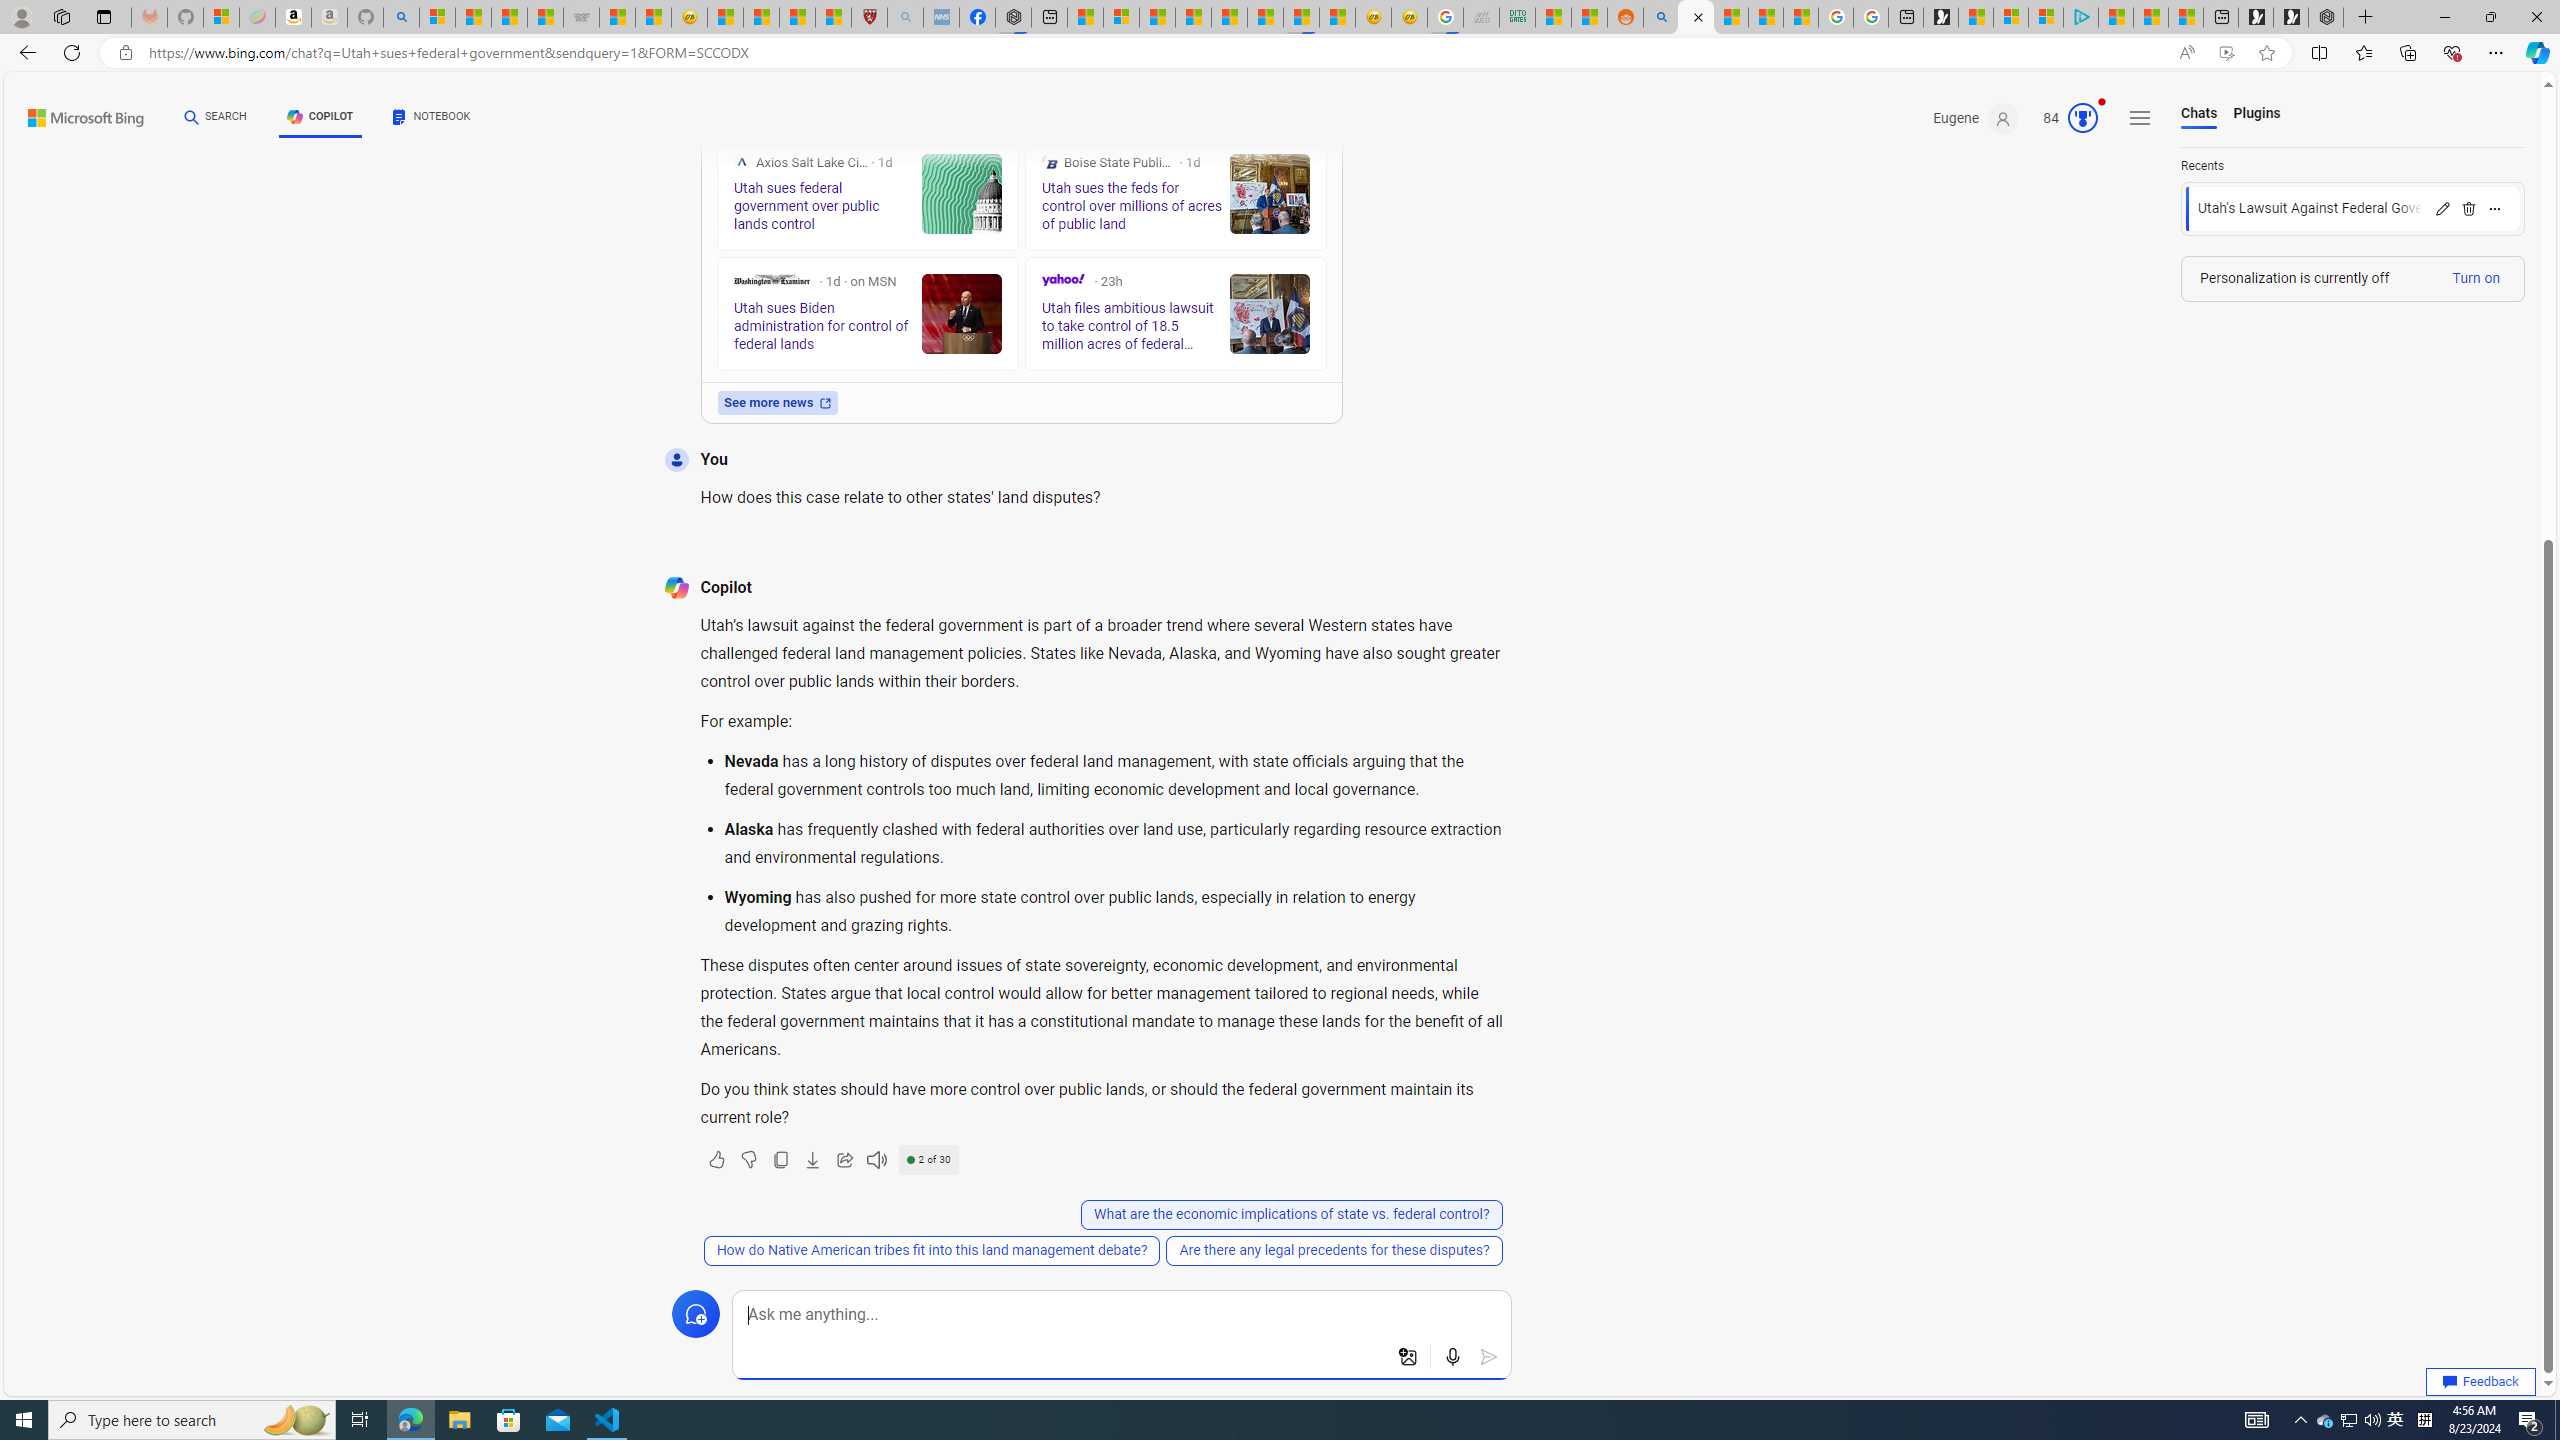 Image resolution: width=2560 pixels, height=1440 pixels. I want to click on 'Boise State Public Radio', so click(1048, 161).